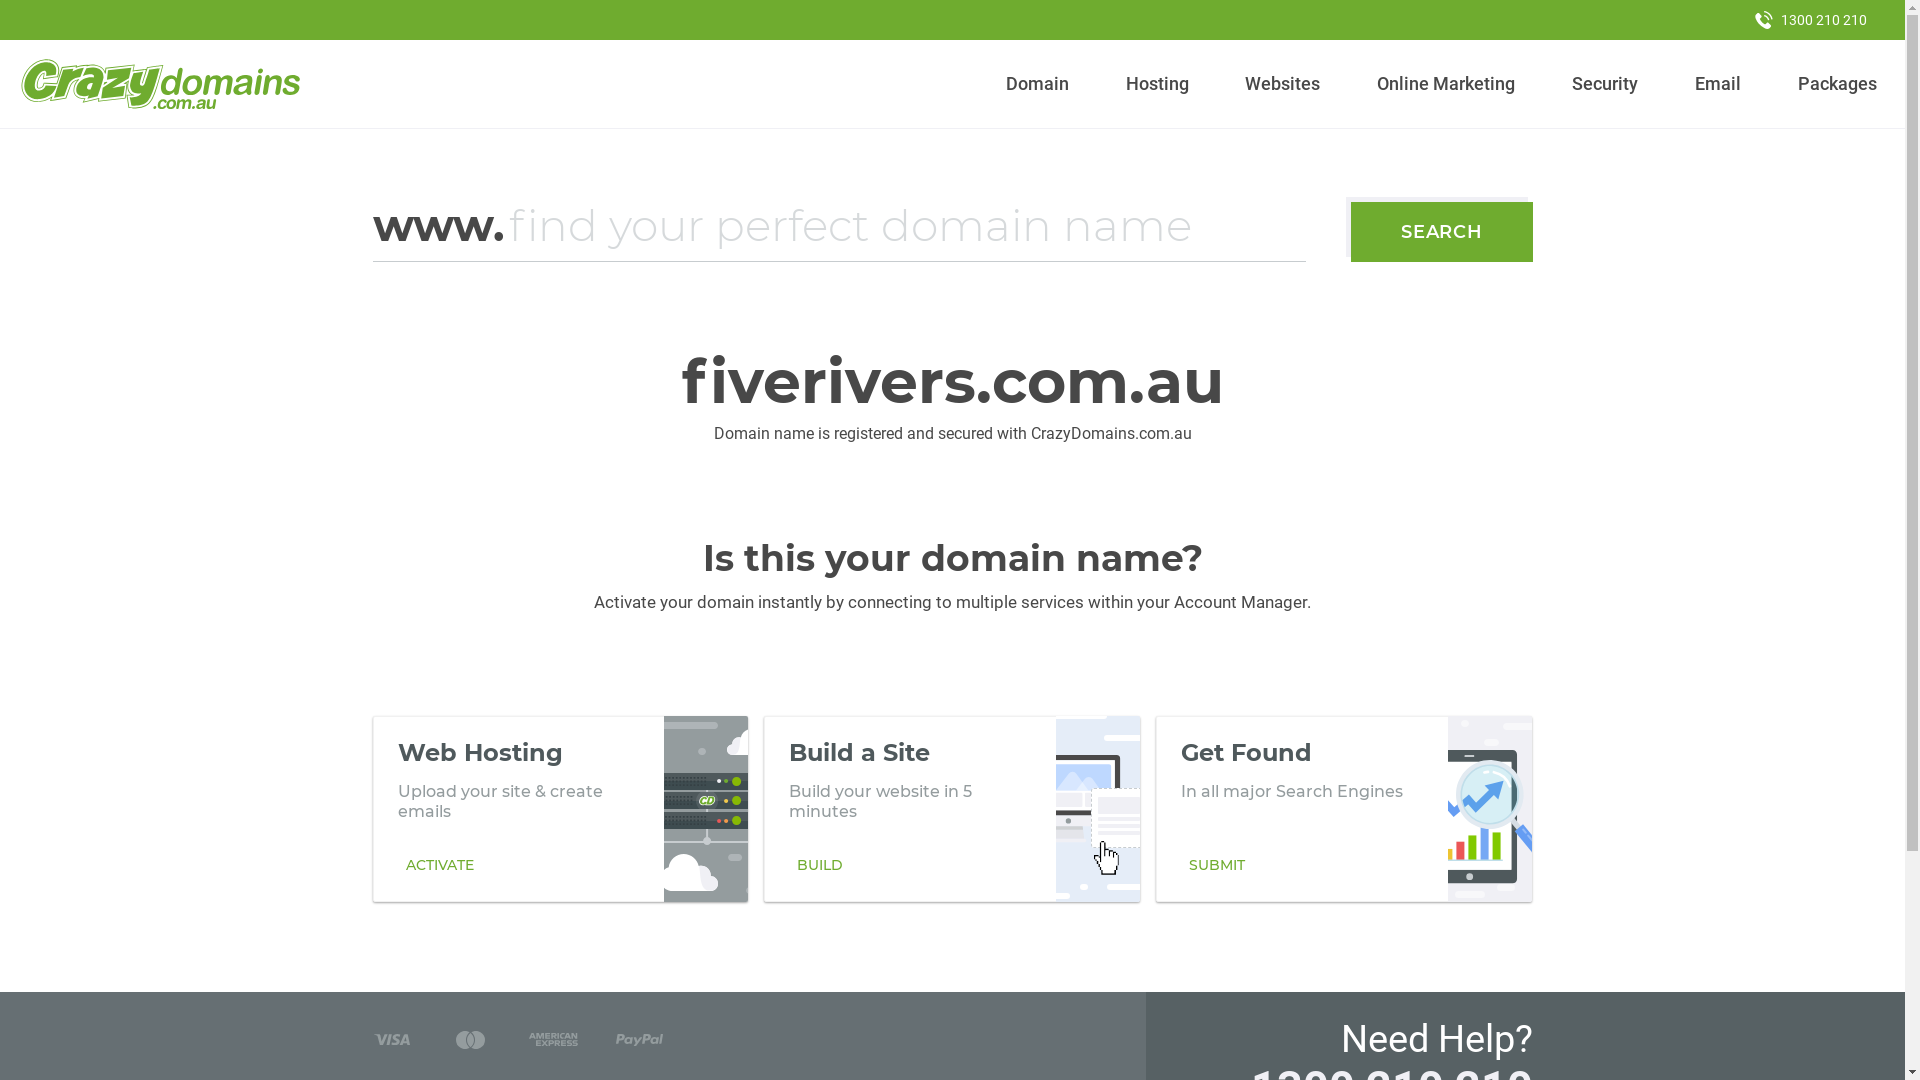 Image resolution: width=1920 pixels, height=1080 pixels. I want to click on 'Security', so click(1605, 83).